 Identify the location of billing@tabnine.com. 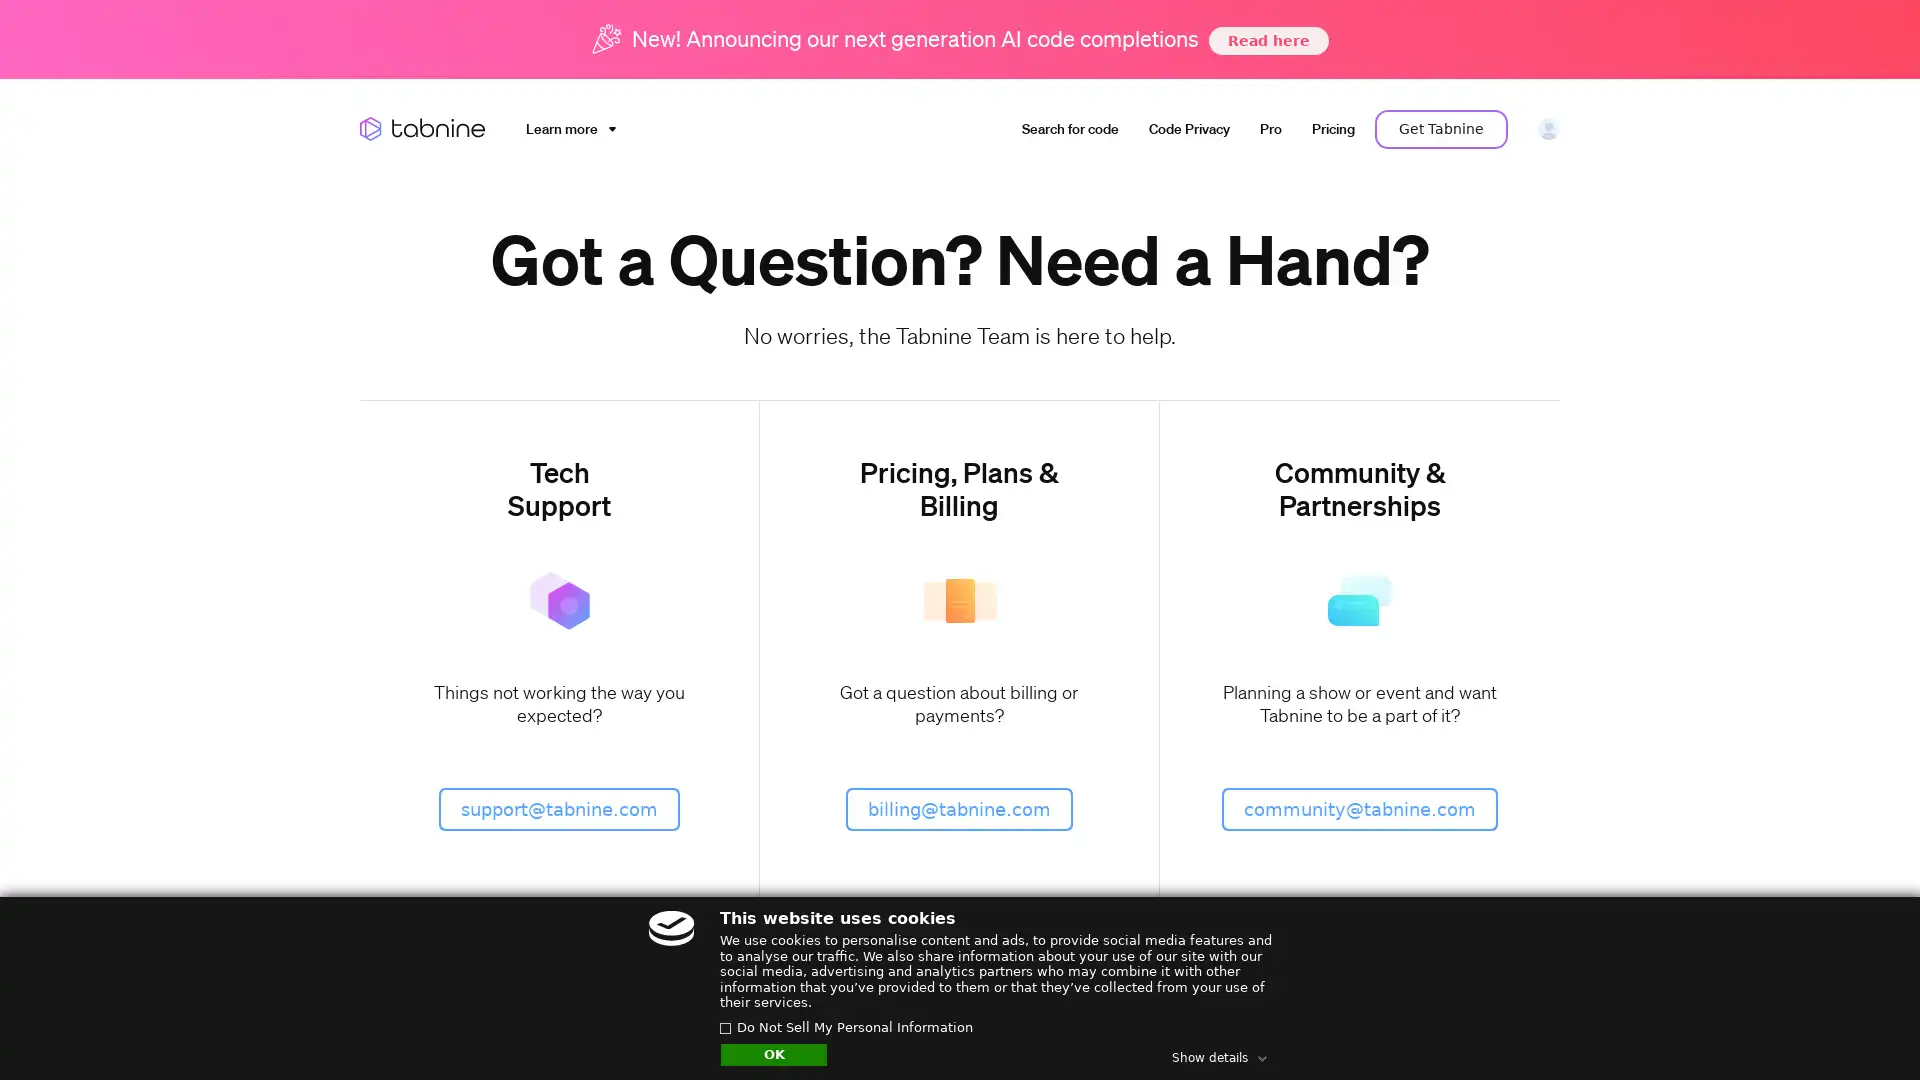
(958, 807).